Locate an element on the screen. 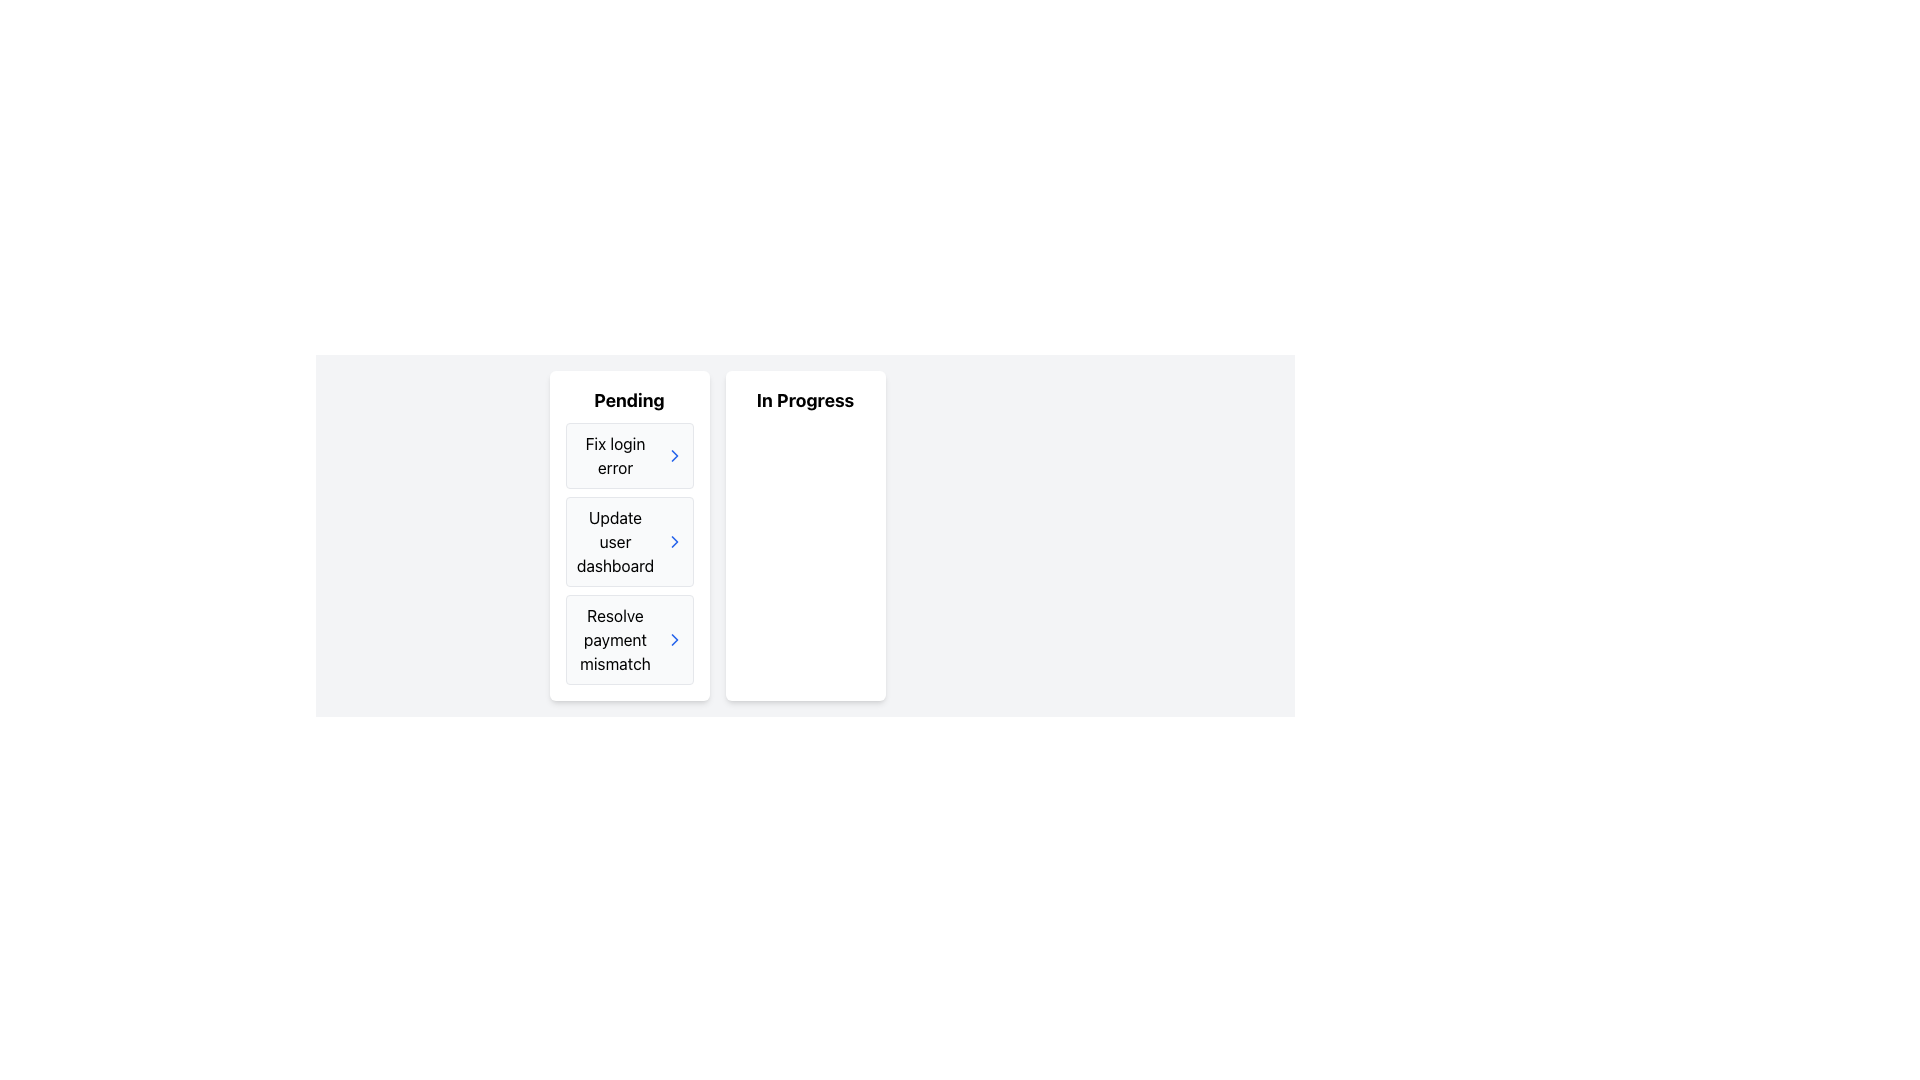 The width and height of the screenshot is (1920, 1080). the text label representing the first task in the 'Pending' list is located at coordinates (614, 455).